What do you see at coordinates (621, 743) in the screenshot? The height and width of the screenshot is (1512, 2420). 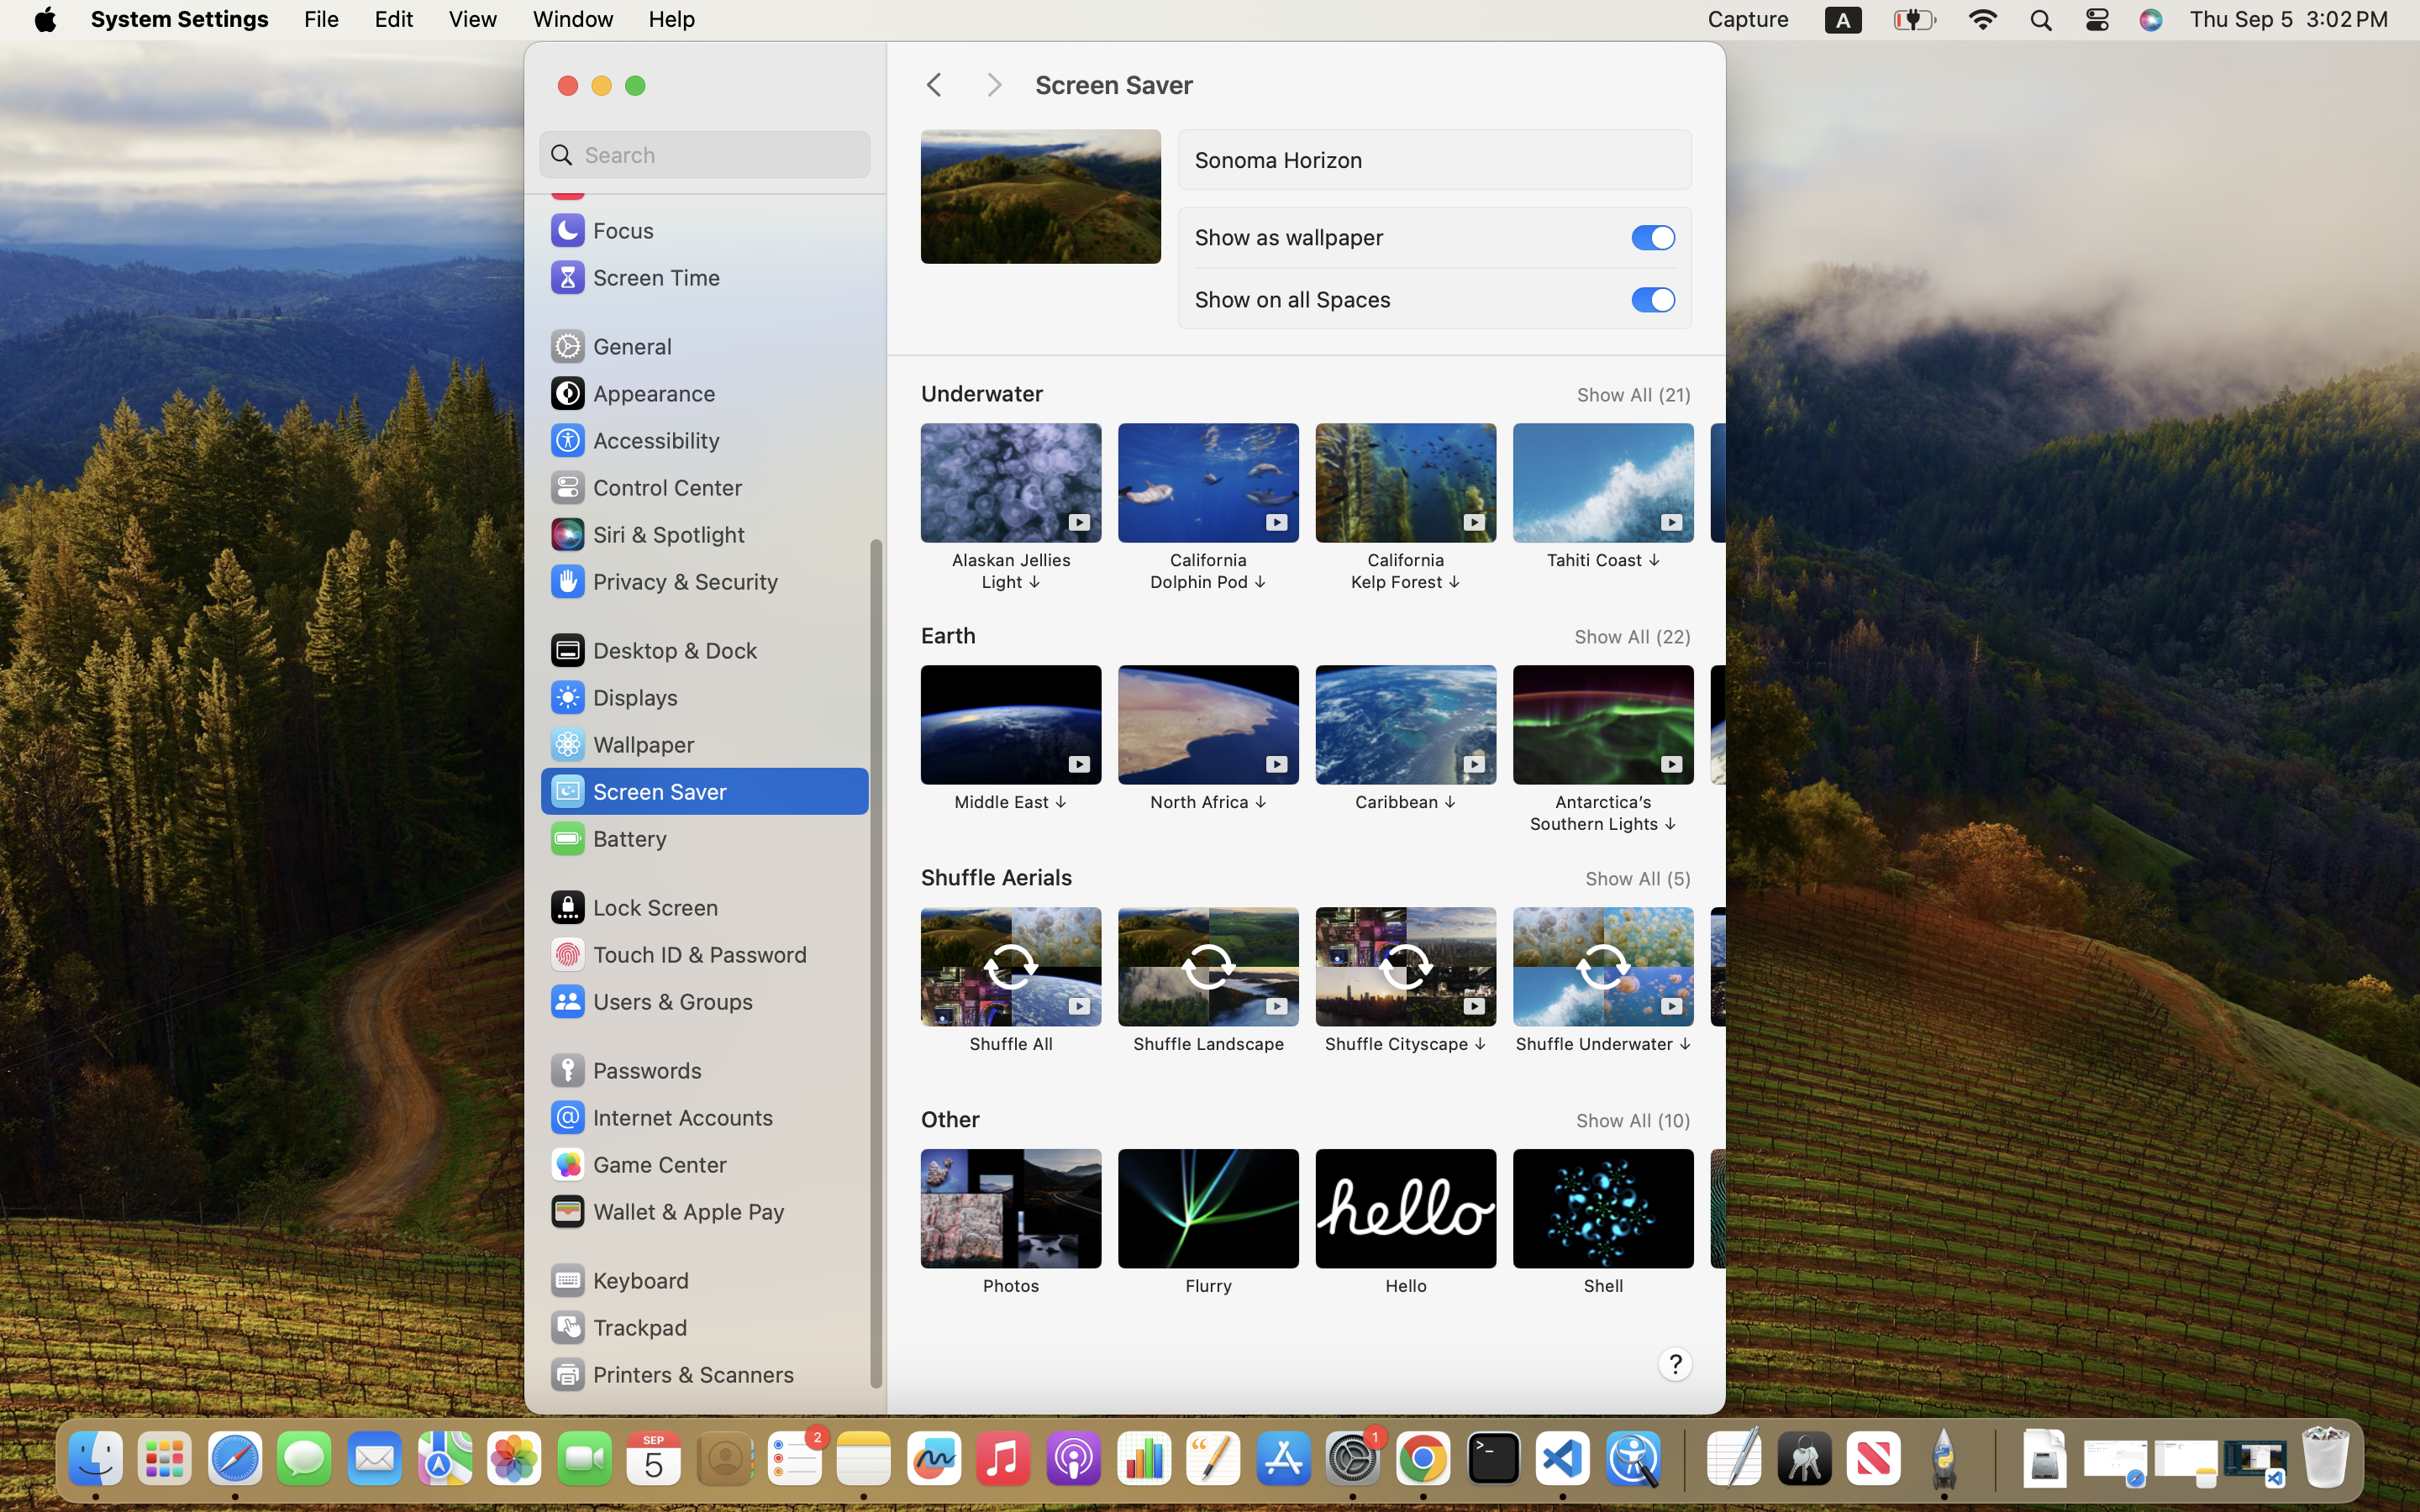 I see `'Wallpaper'` at bounding box center [621, 743].